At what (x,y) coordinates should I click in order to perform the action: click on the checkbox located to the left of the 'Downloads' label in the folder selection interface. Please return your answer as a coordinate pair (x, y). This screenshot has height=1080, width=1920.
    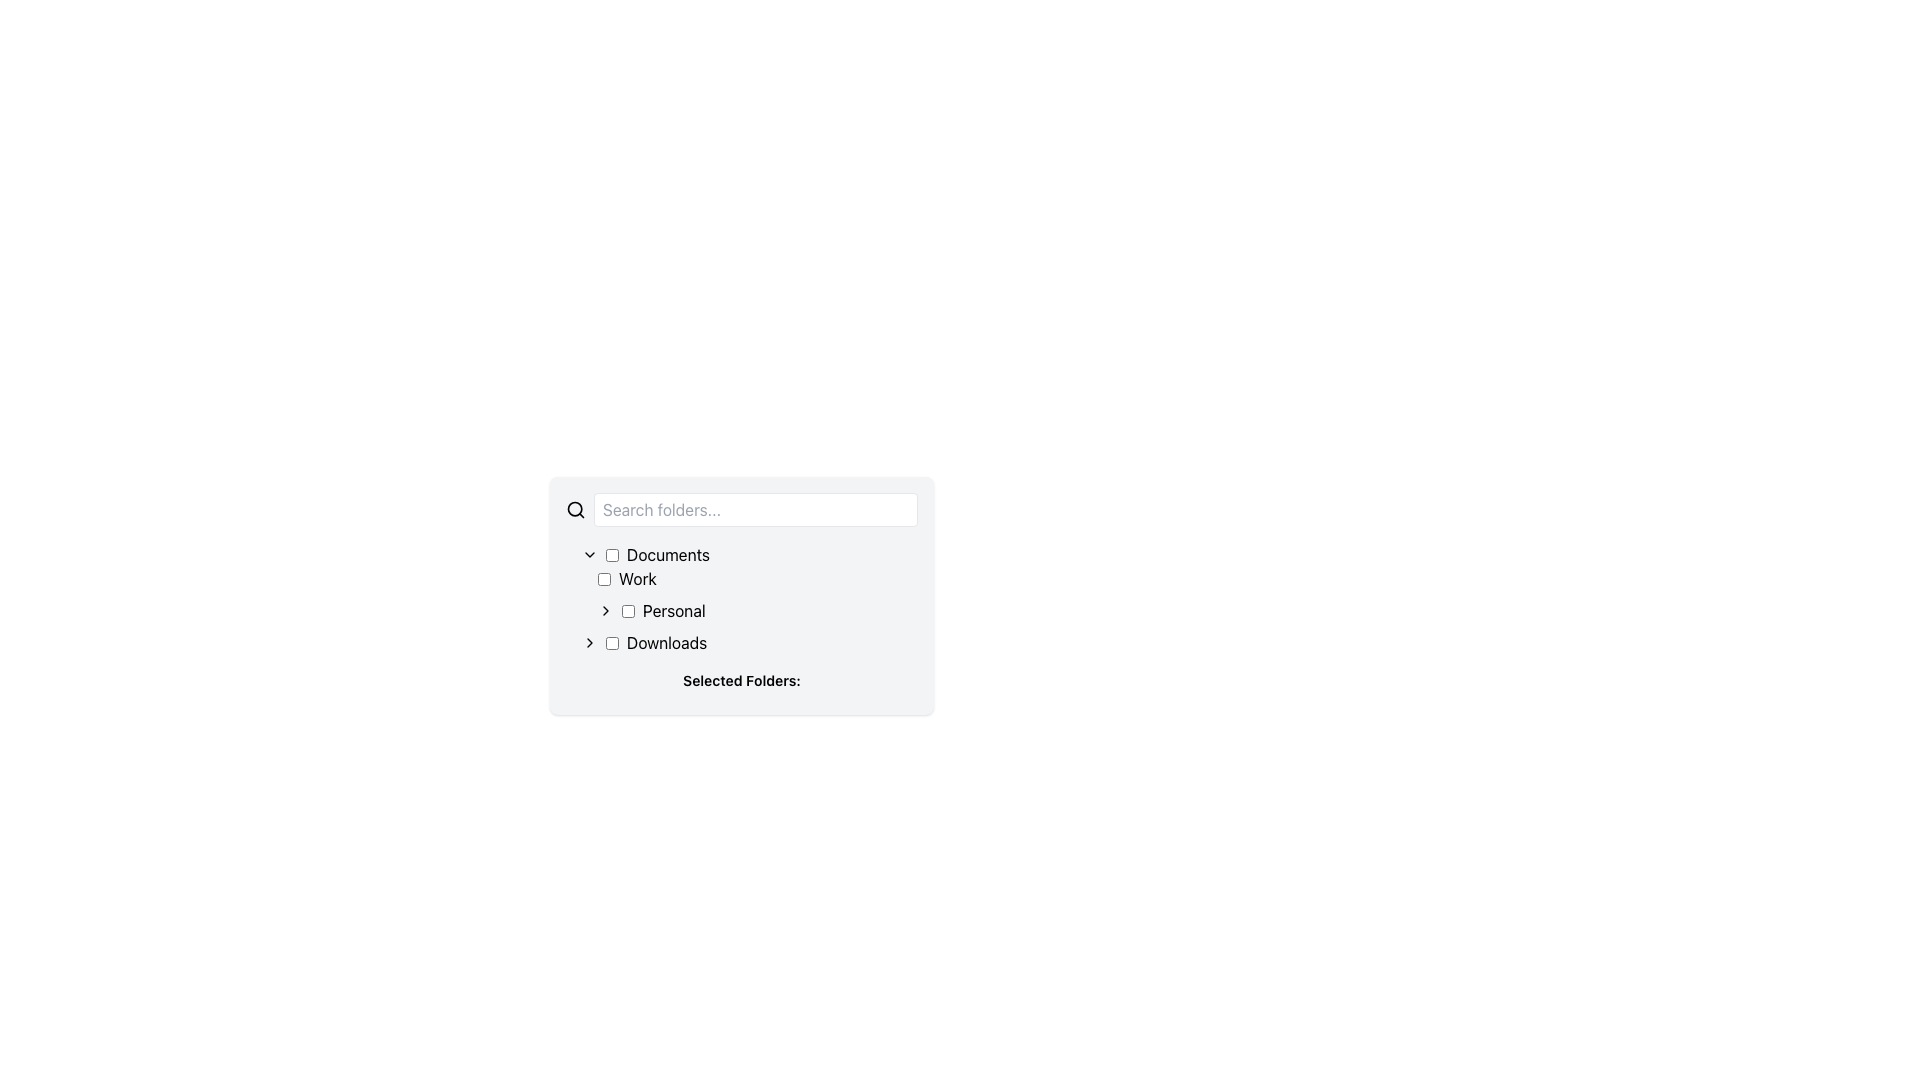
    Looking at the image, I should click on (611, 643).